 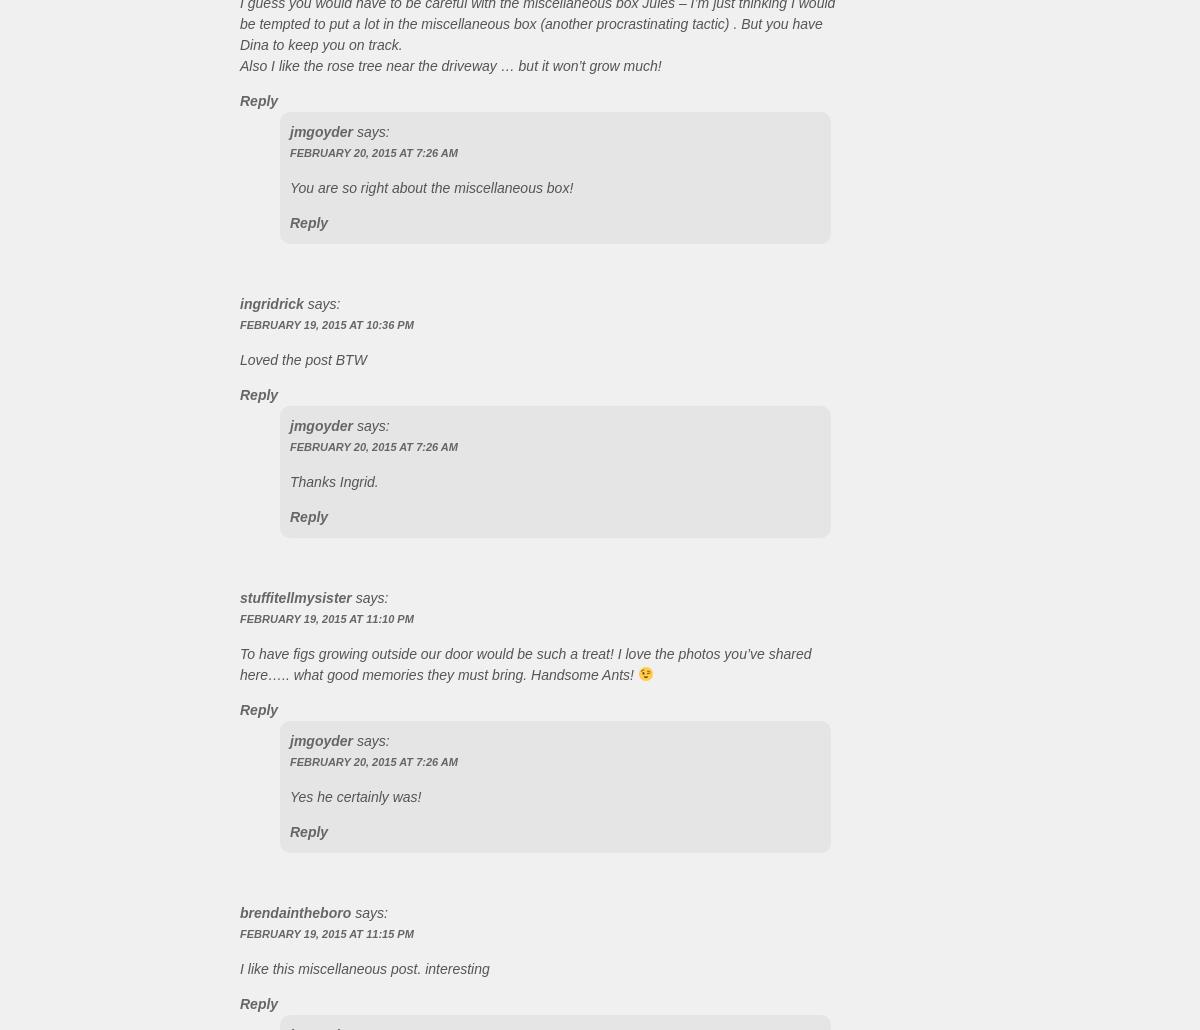 What do you see at coordinates (294, 911) in the screenshot?
I see `'brendaintheboro'` at bounding box center [294, 911].